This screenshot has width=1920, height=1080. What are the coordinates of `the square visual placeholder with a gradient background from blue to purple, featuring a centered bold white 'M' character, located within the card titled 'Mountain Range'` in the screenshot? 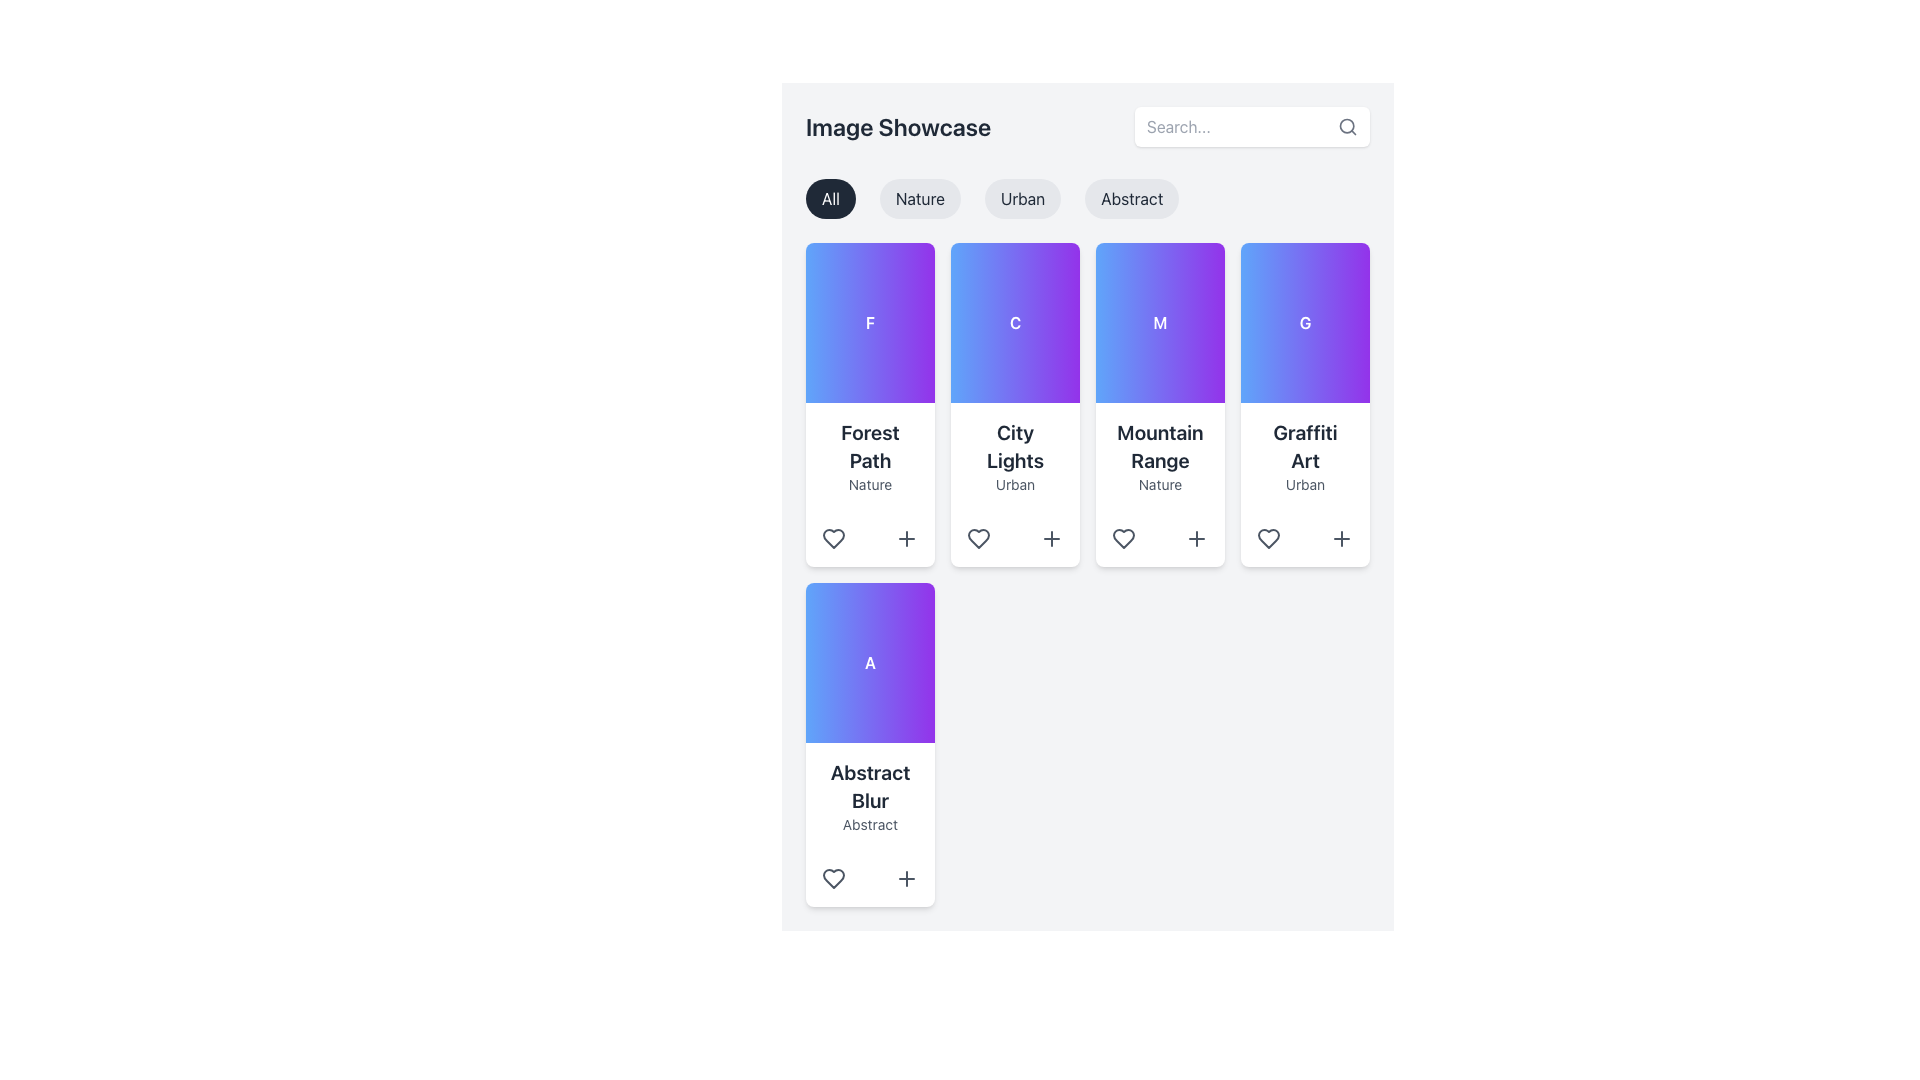 It's located at (1160, 322).